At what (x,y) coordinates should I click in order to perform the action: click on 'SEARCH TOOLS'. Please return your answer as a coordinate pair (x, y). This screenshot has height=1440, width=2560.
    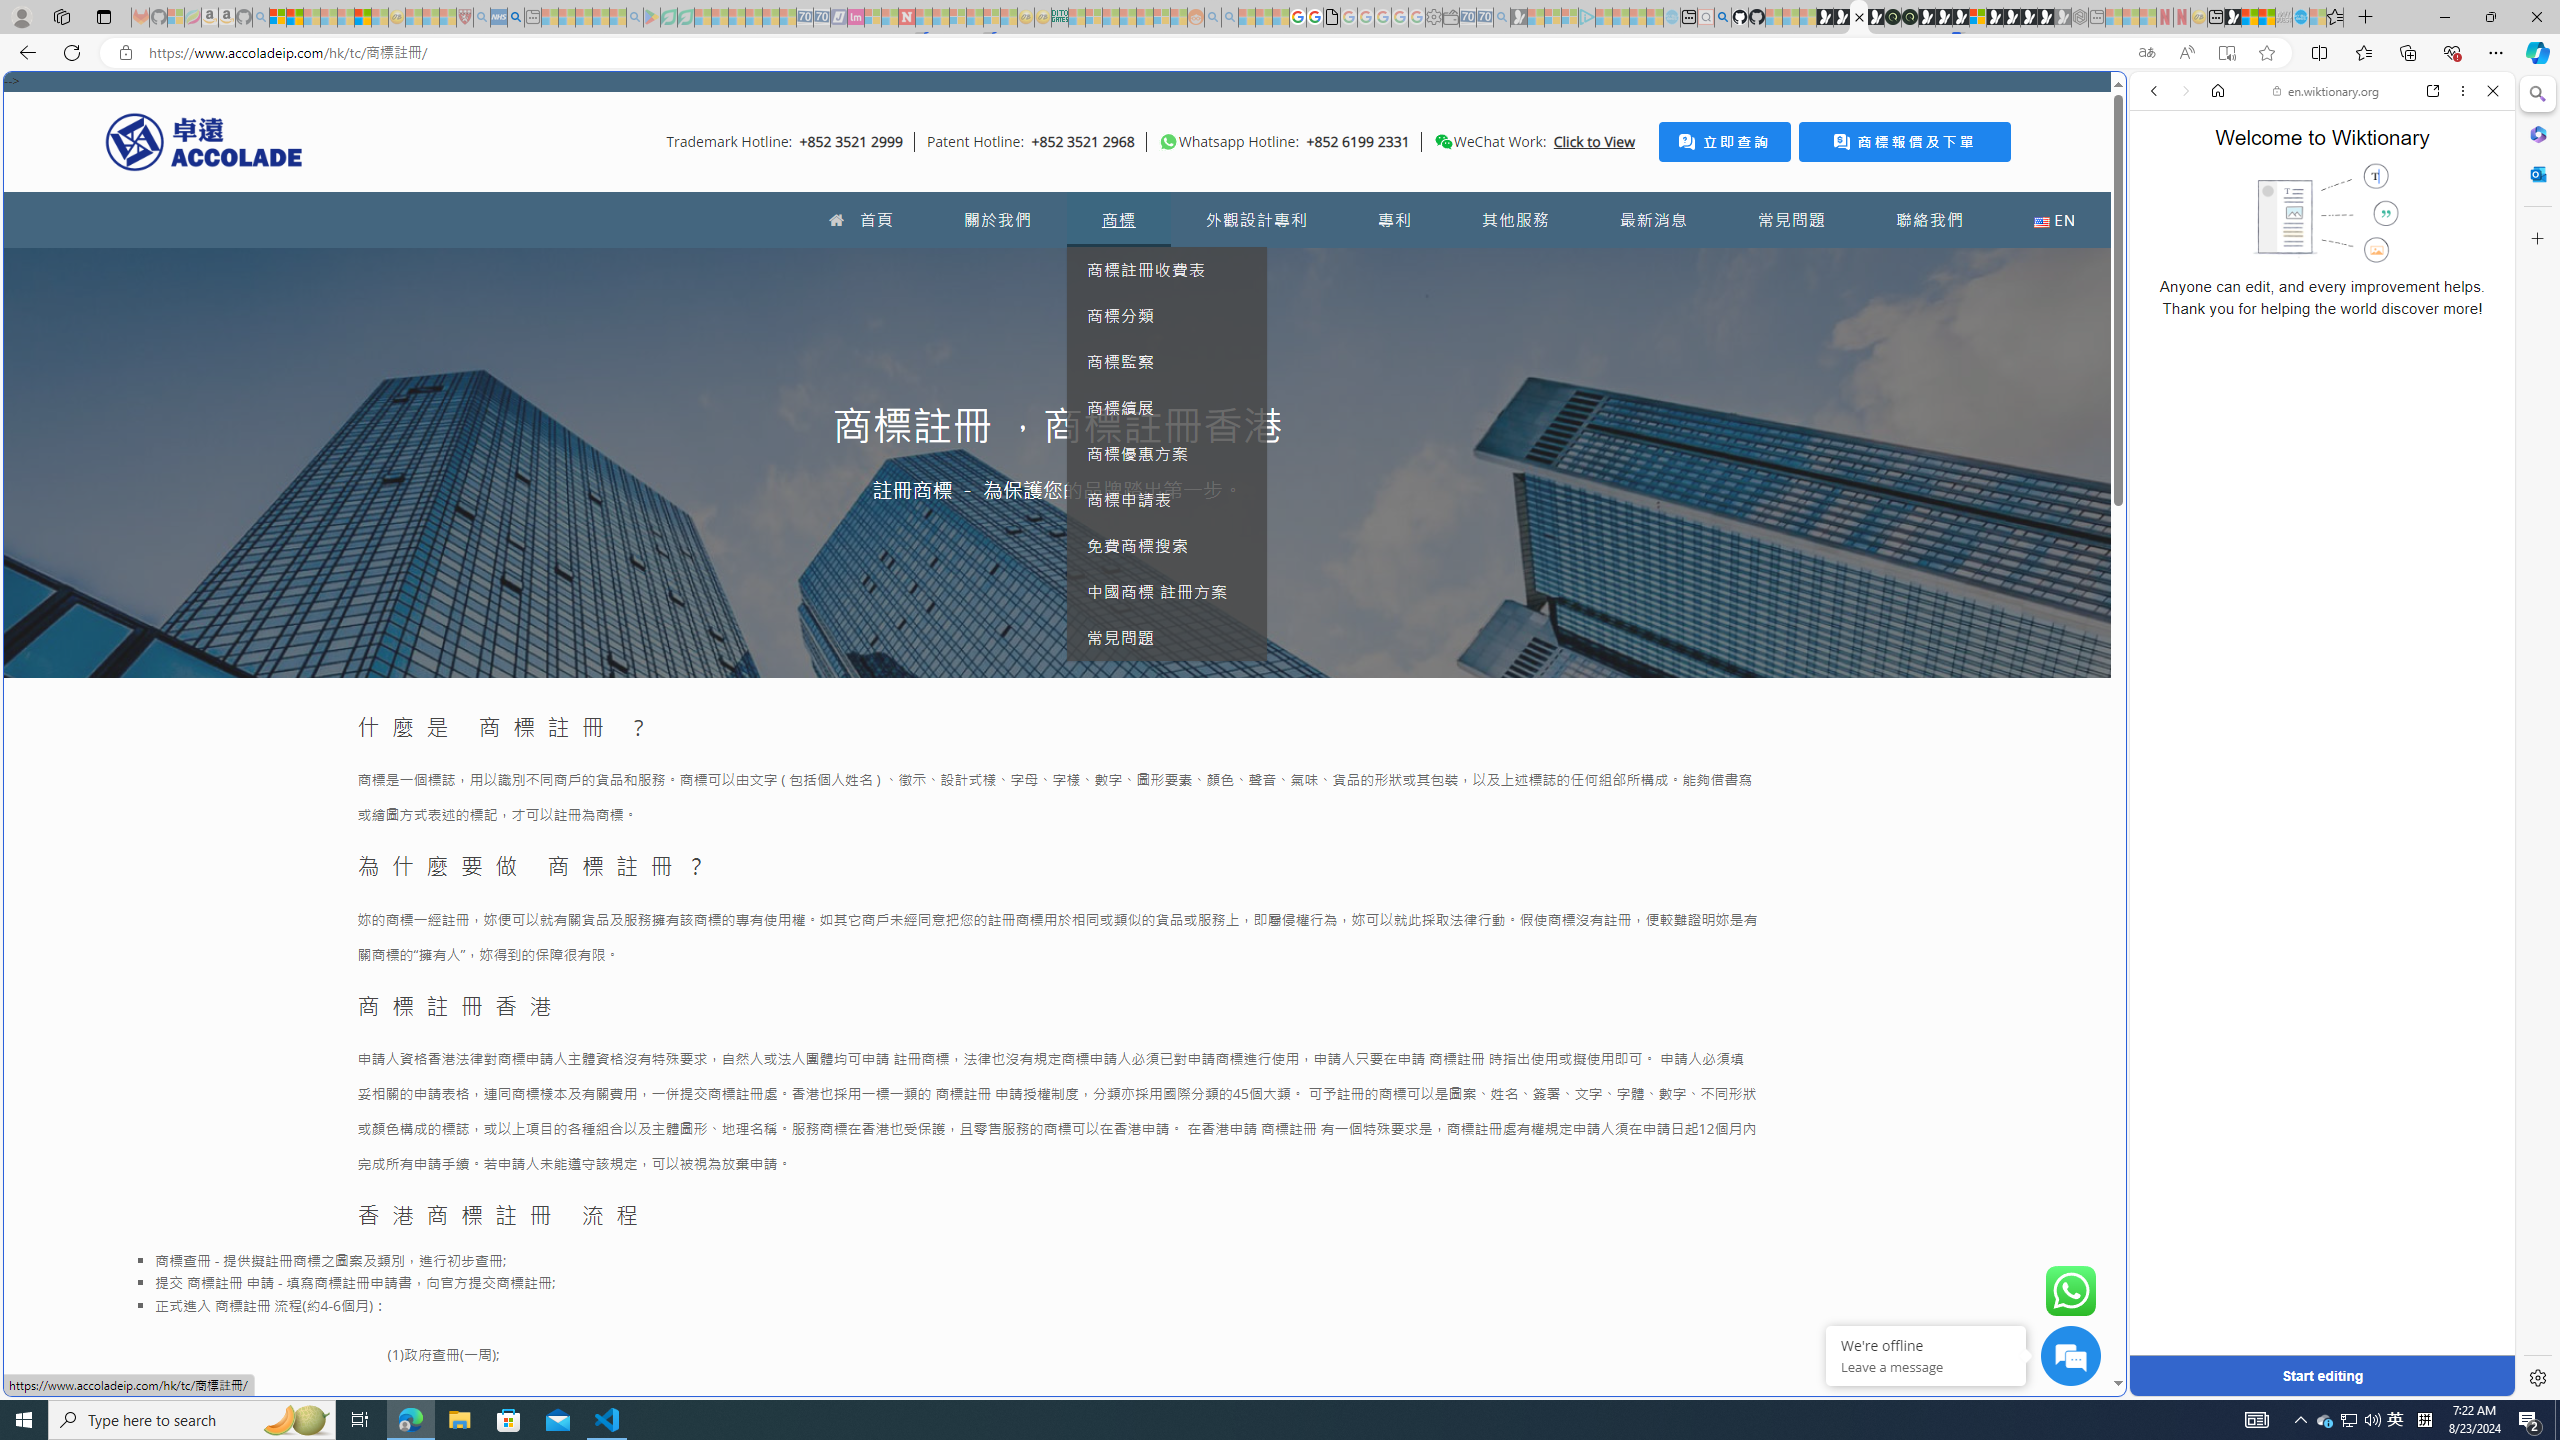
    Looking at the image, I should click on (2373, 229).